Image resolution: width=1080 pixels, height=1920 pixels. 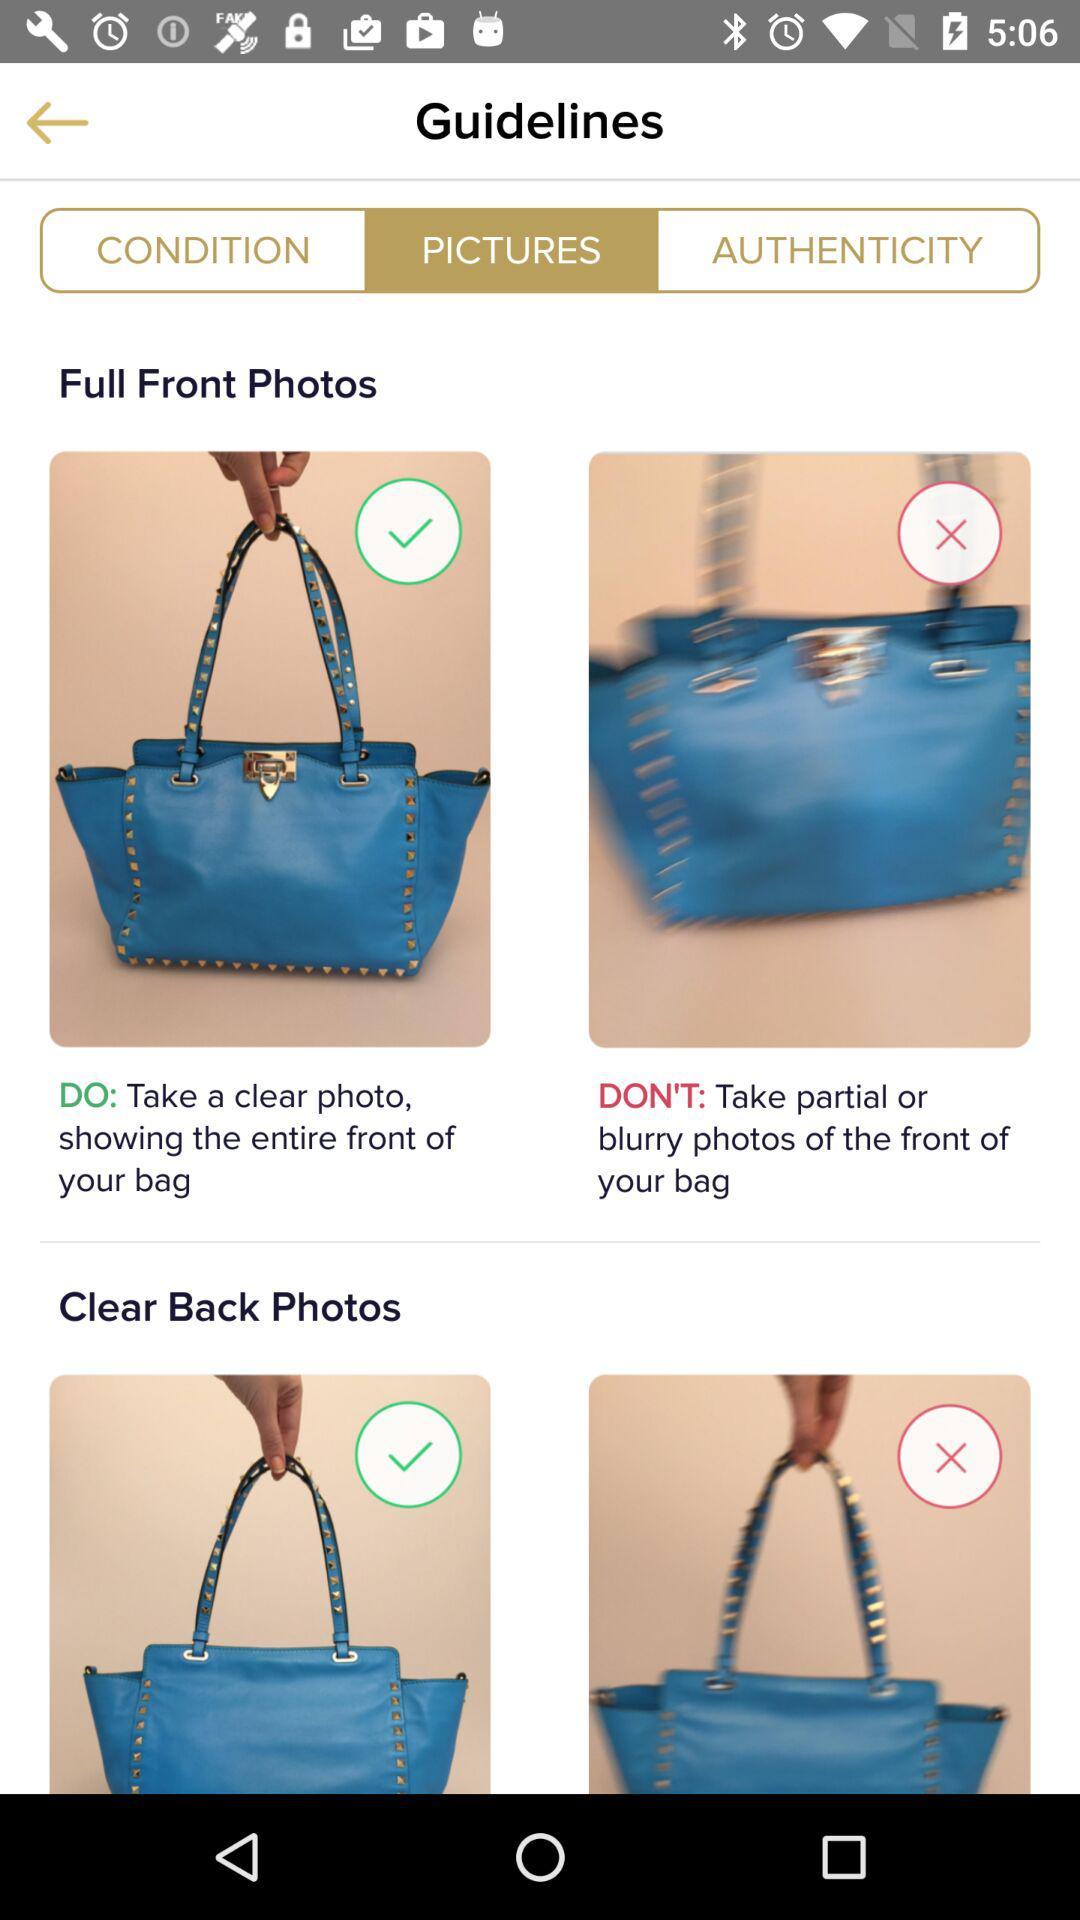 What do you see at coordinates (847, 249) in the screenshot?
I see `icon below guidelines` at bounding box center [847, 249].